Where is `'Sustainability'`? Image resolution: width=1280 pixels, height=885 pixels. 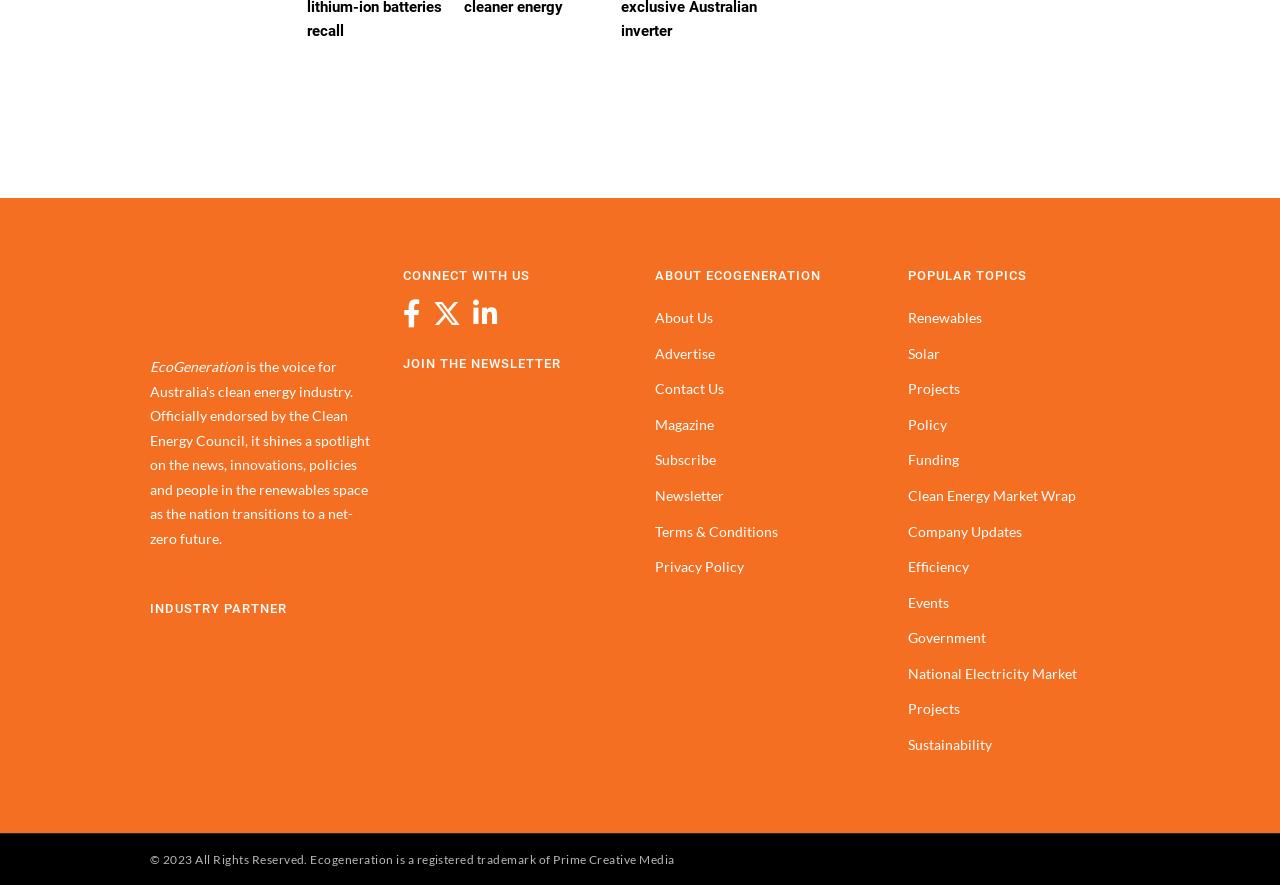 'Sustainability' is located at coordinates (947, 744).